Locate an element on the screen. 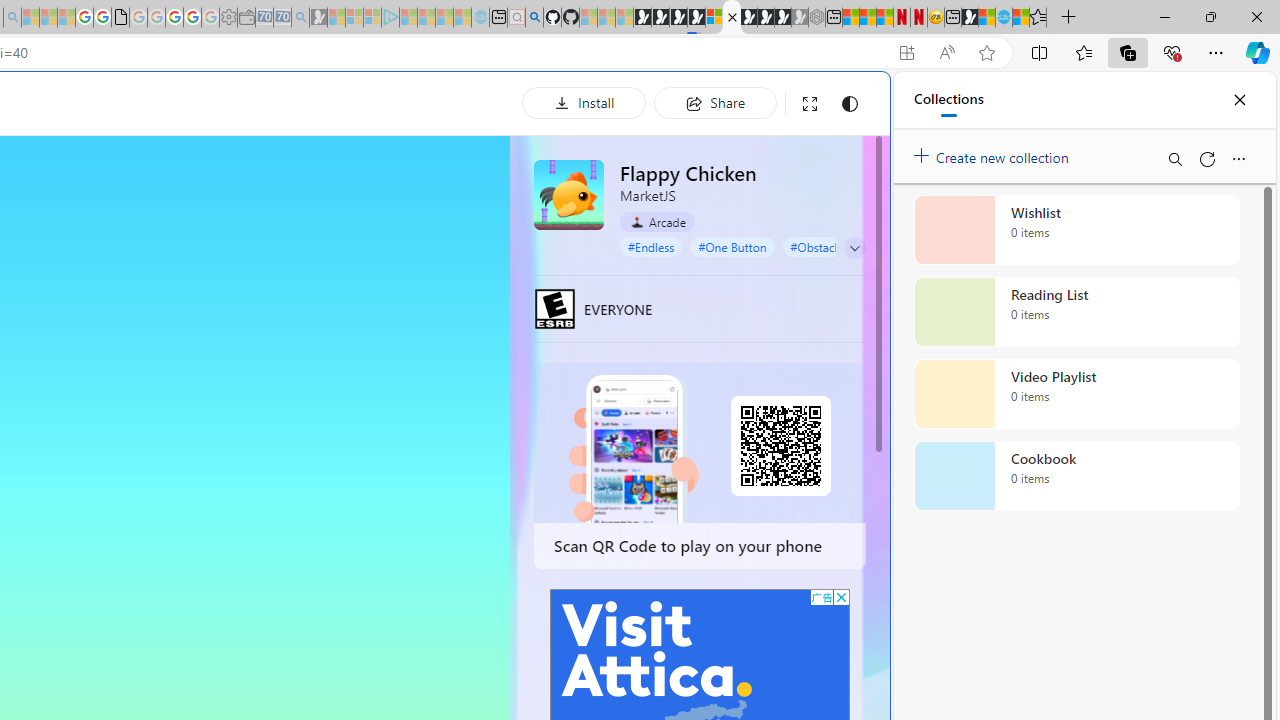 The height and width of the screenshot is (720, 1280). 'Class: control' is located at coordinates (855, 247).